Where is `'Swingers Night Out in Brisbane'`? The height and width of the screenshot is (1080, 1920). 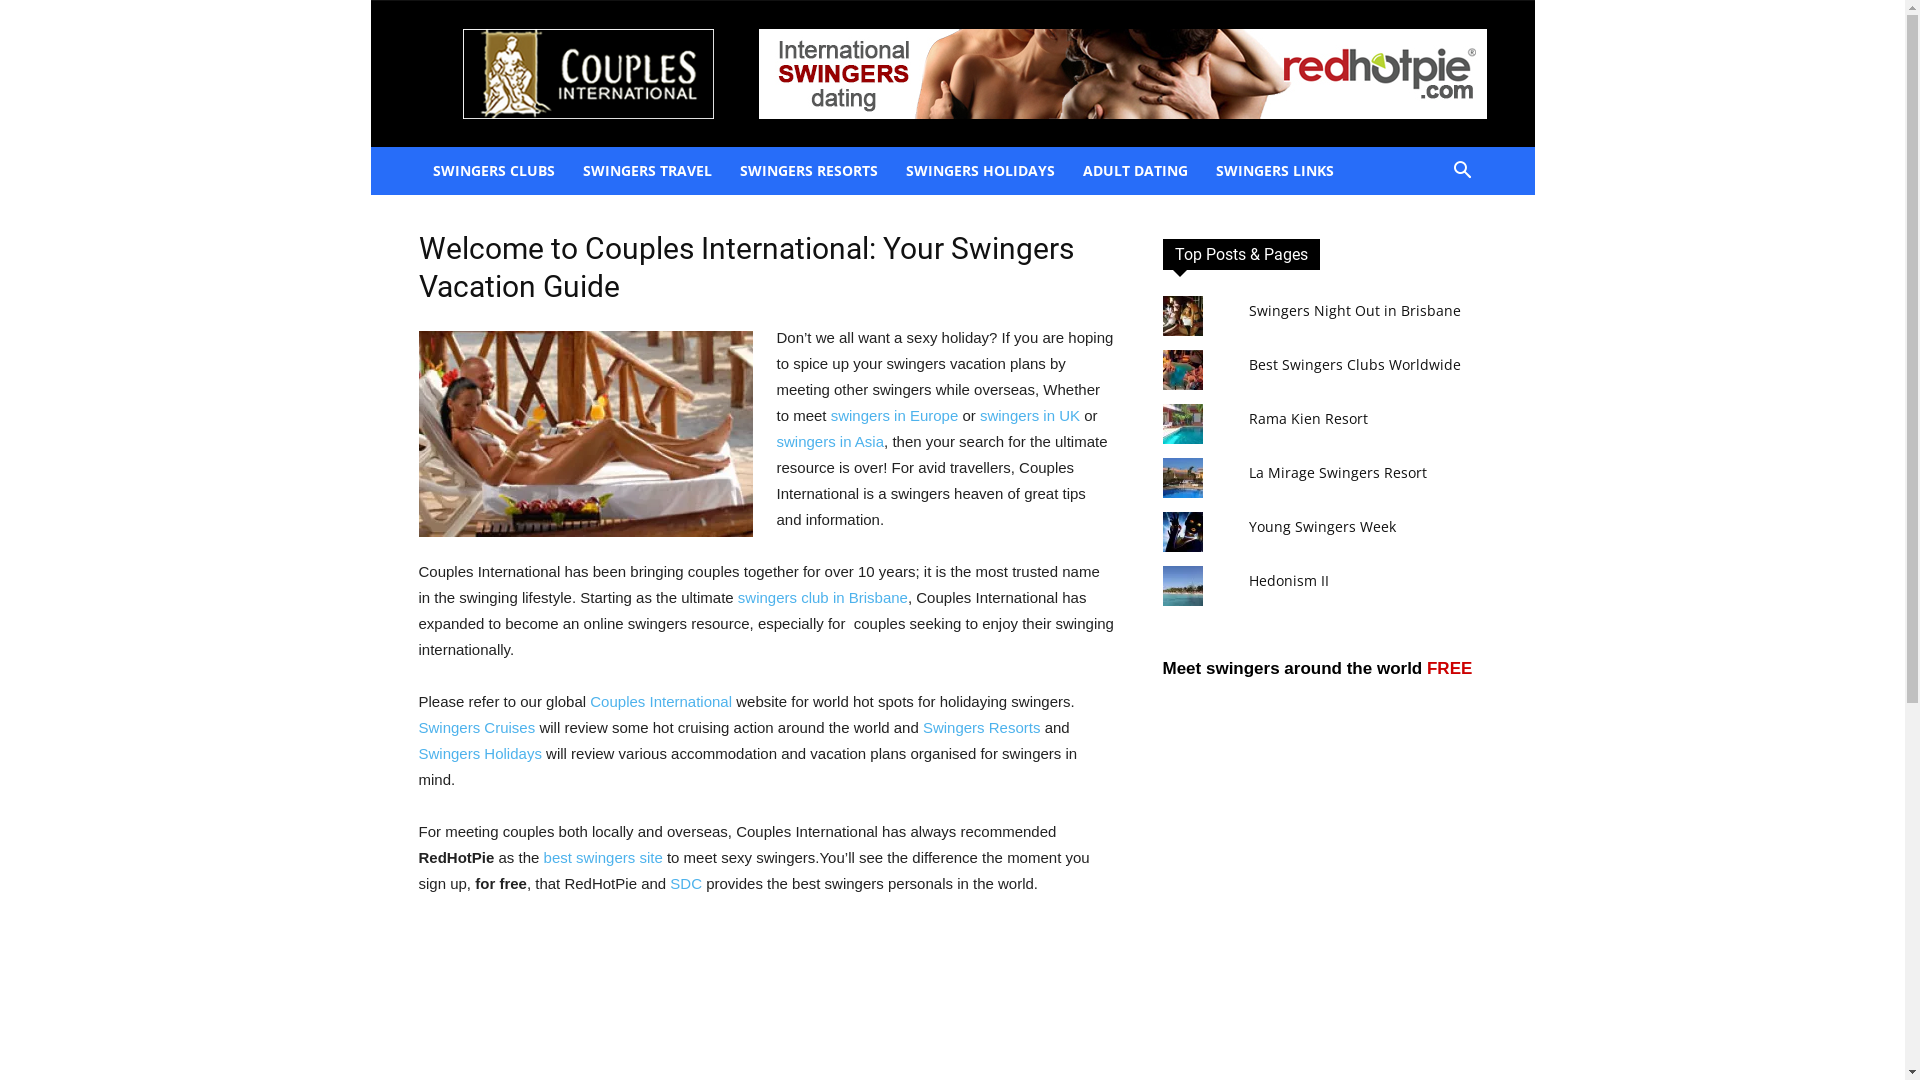 'Swingers Night Out in Brisbane' is located at coordinates (1354, 310).